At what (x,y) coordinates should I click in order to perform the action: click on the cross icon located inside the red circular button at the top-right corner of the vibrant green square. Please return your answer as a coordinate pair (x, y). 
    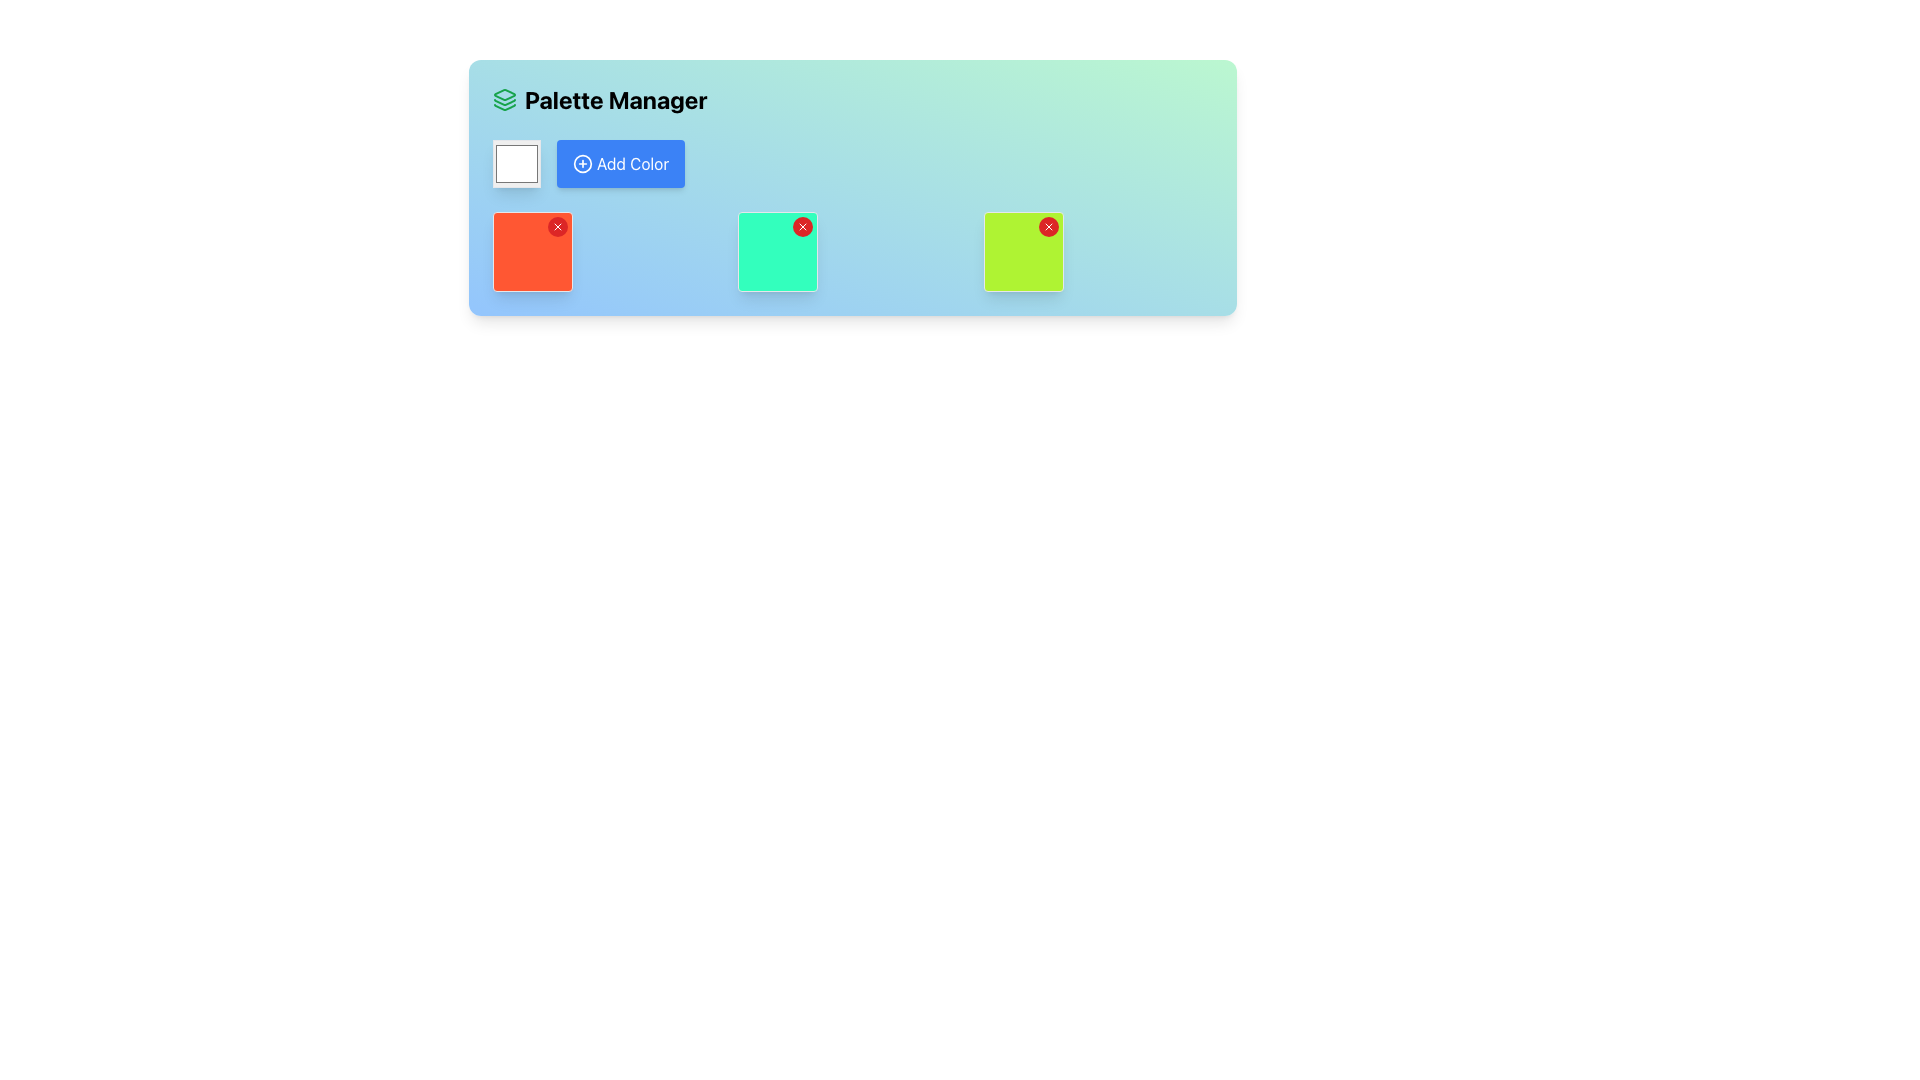
    Looking at the image, I should click on (1047, 226).